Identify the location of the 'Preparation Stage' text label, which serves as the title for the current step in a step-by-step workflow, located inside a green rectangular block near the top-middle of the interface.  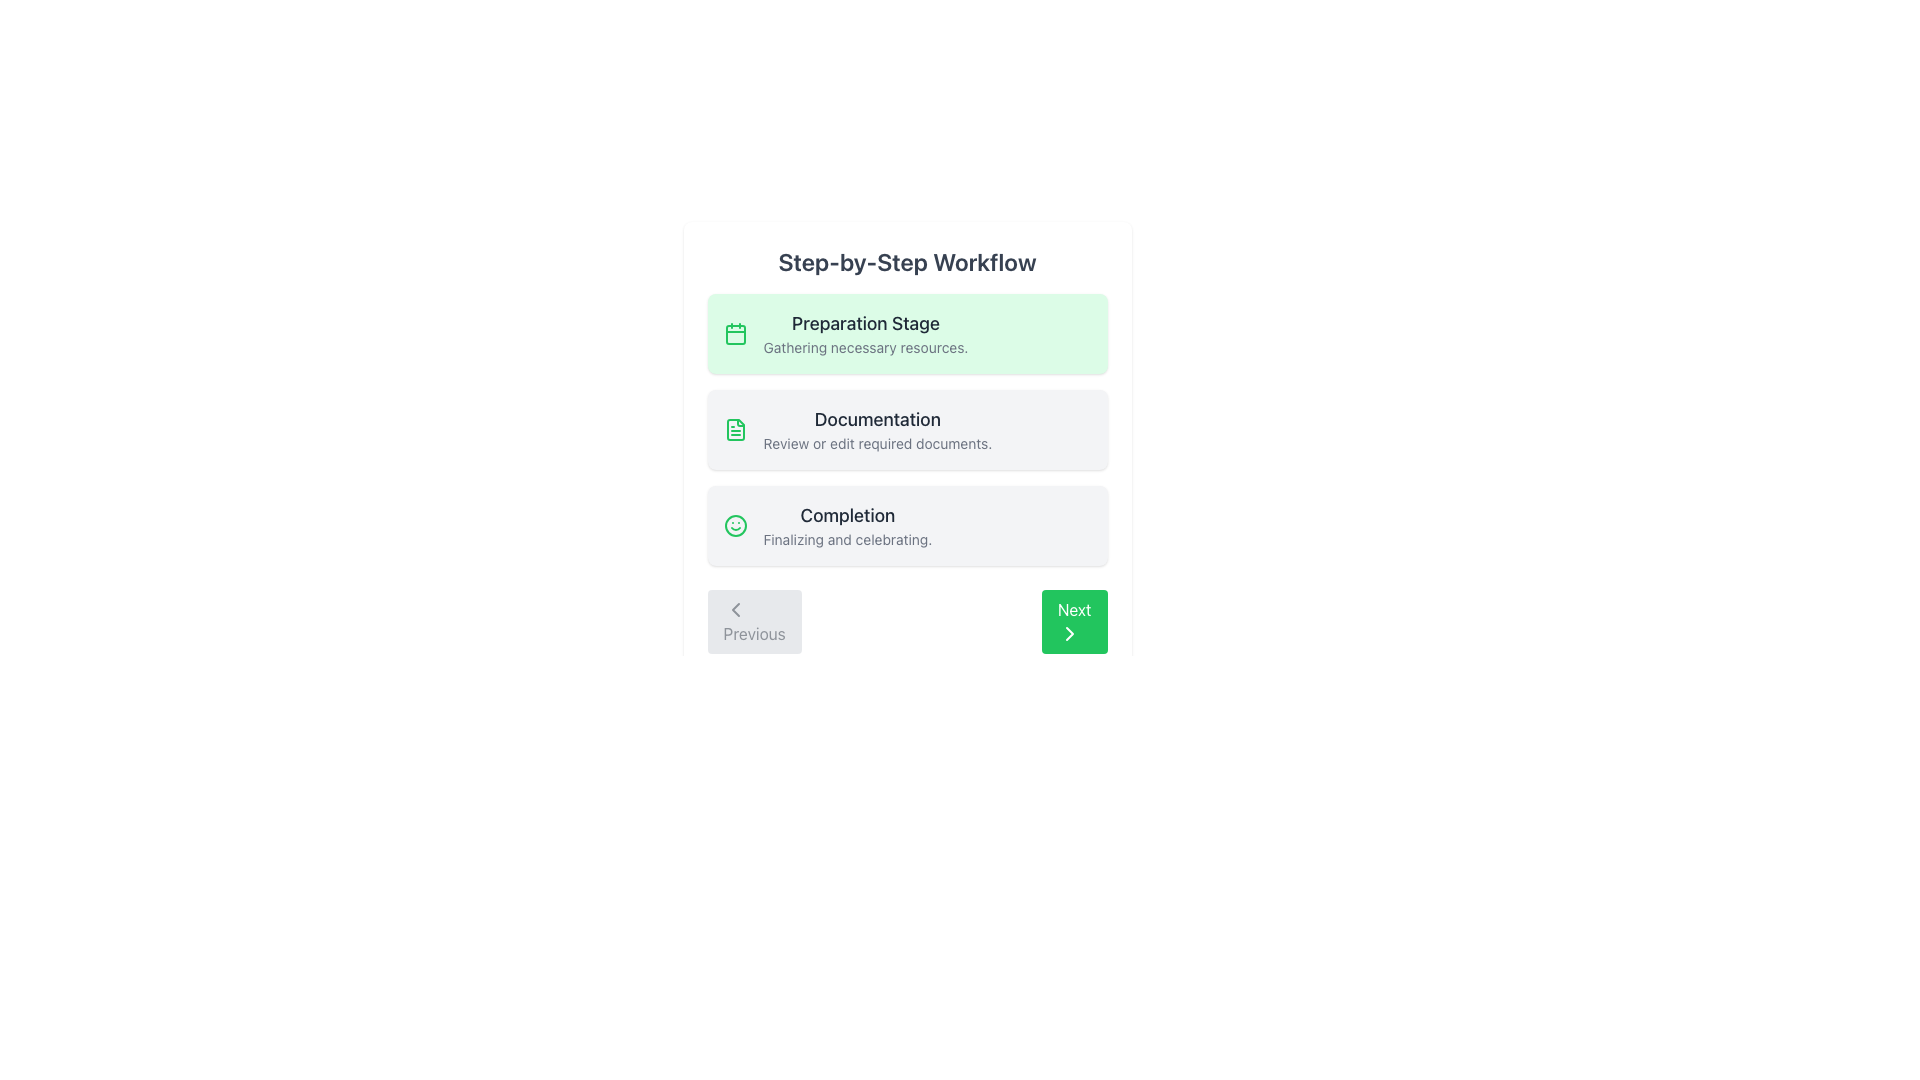
(865, 323).